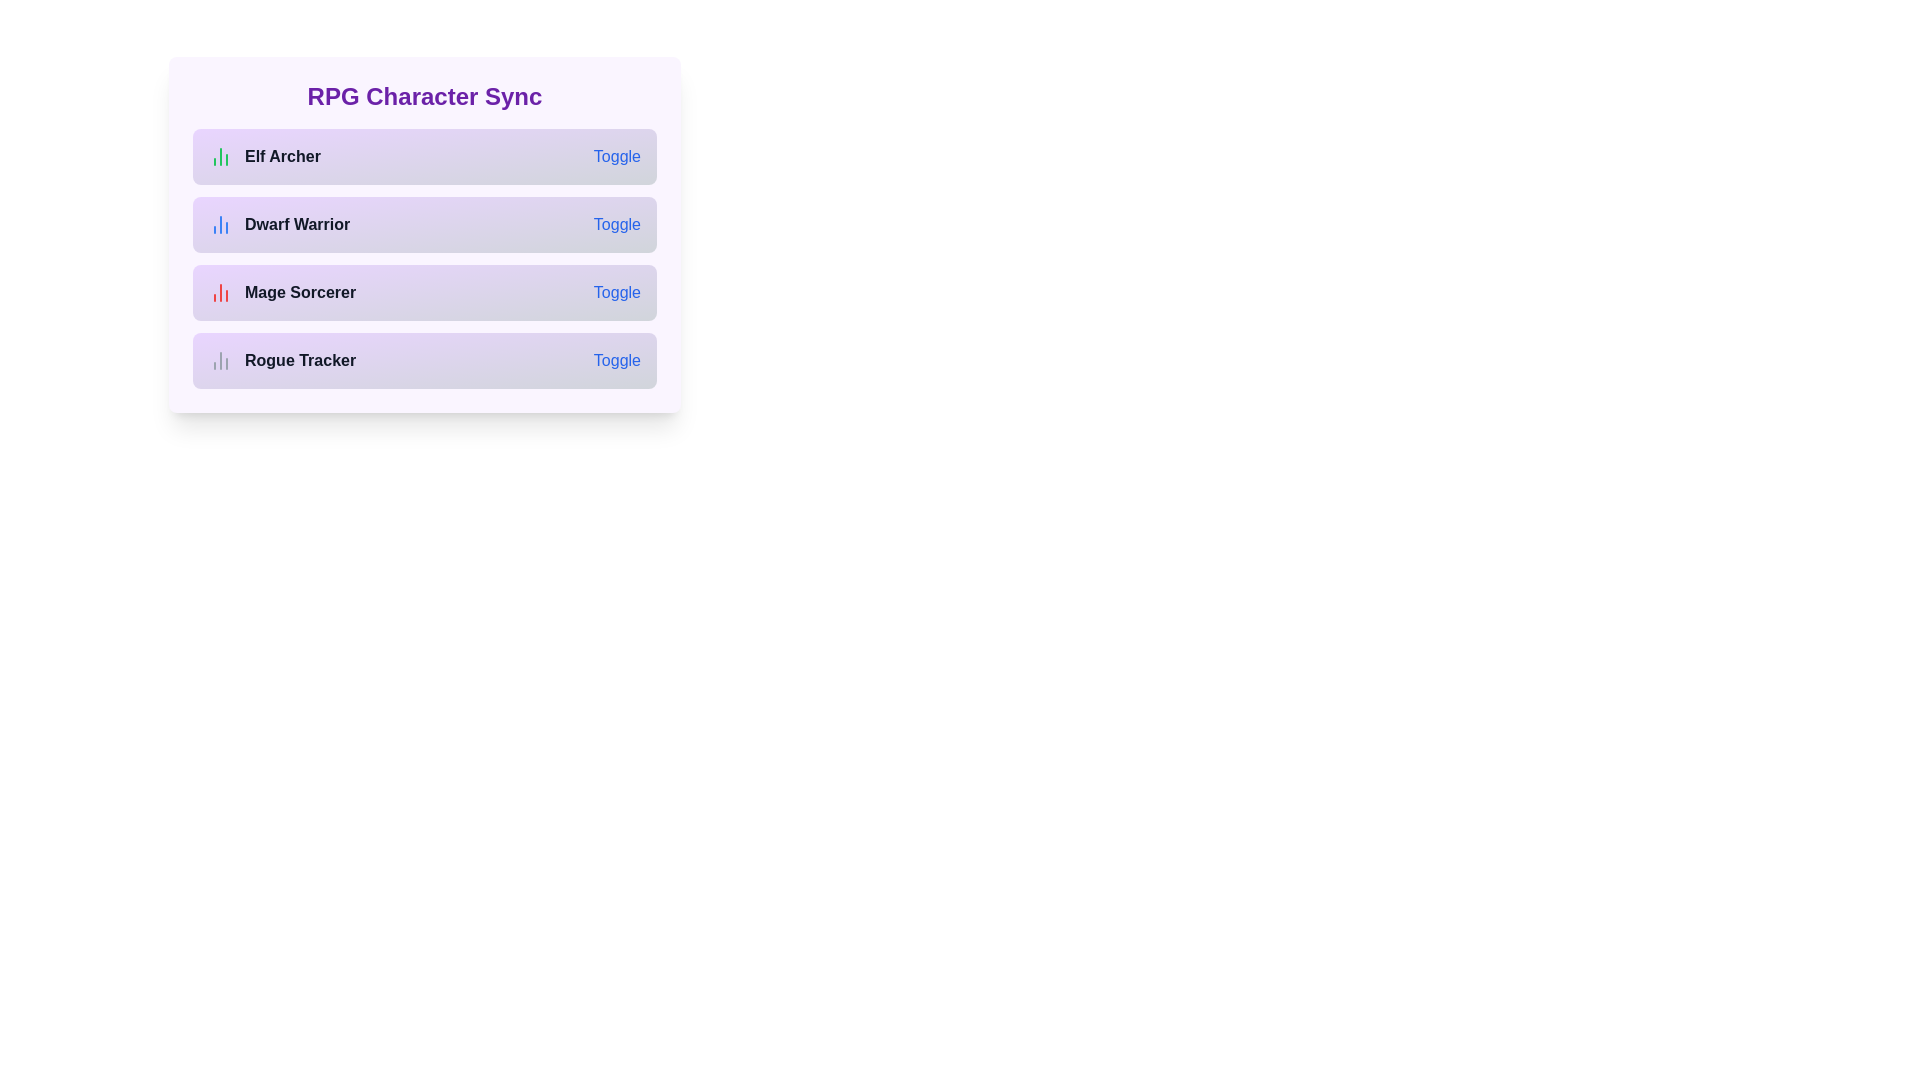  Describe the element at coordinates (299, 293) in the screenshot. I see `the text label displaying 'Mage Sorcerer', which is the third item in the vertical list of character entries under 'RPG Character Sync'` at that location.